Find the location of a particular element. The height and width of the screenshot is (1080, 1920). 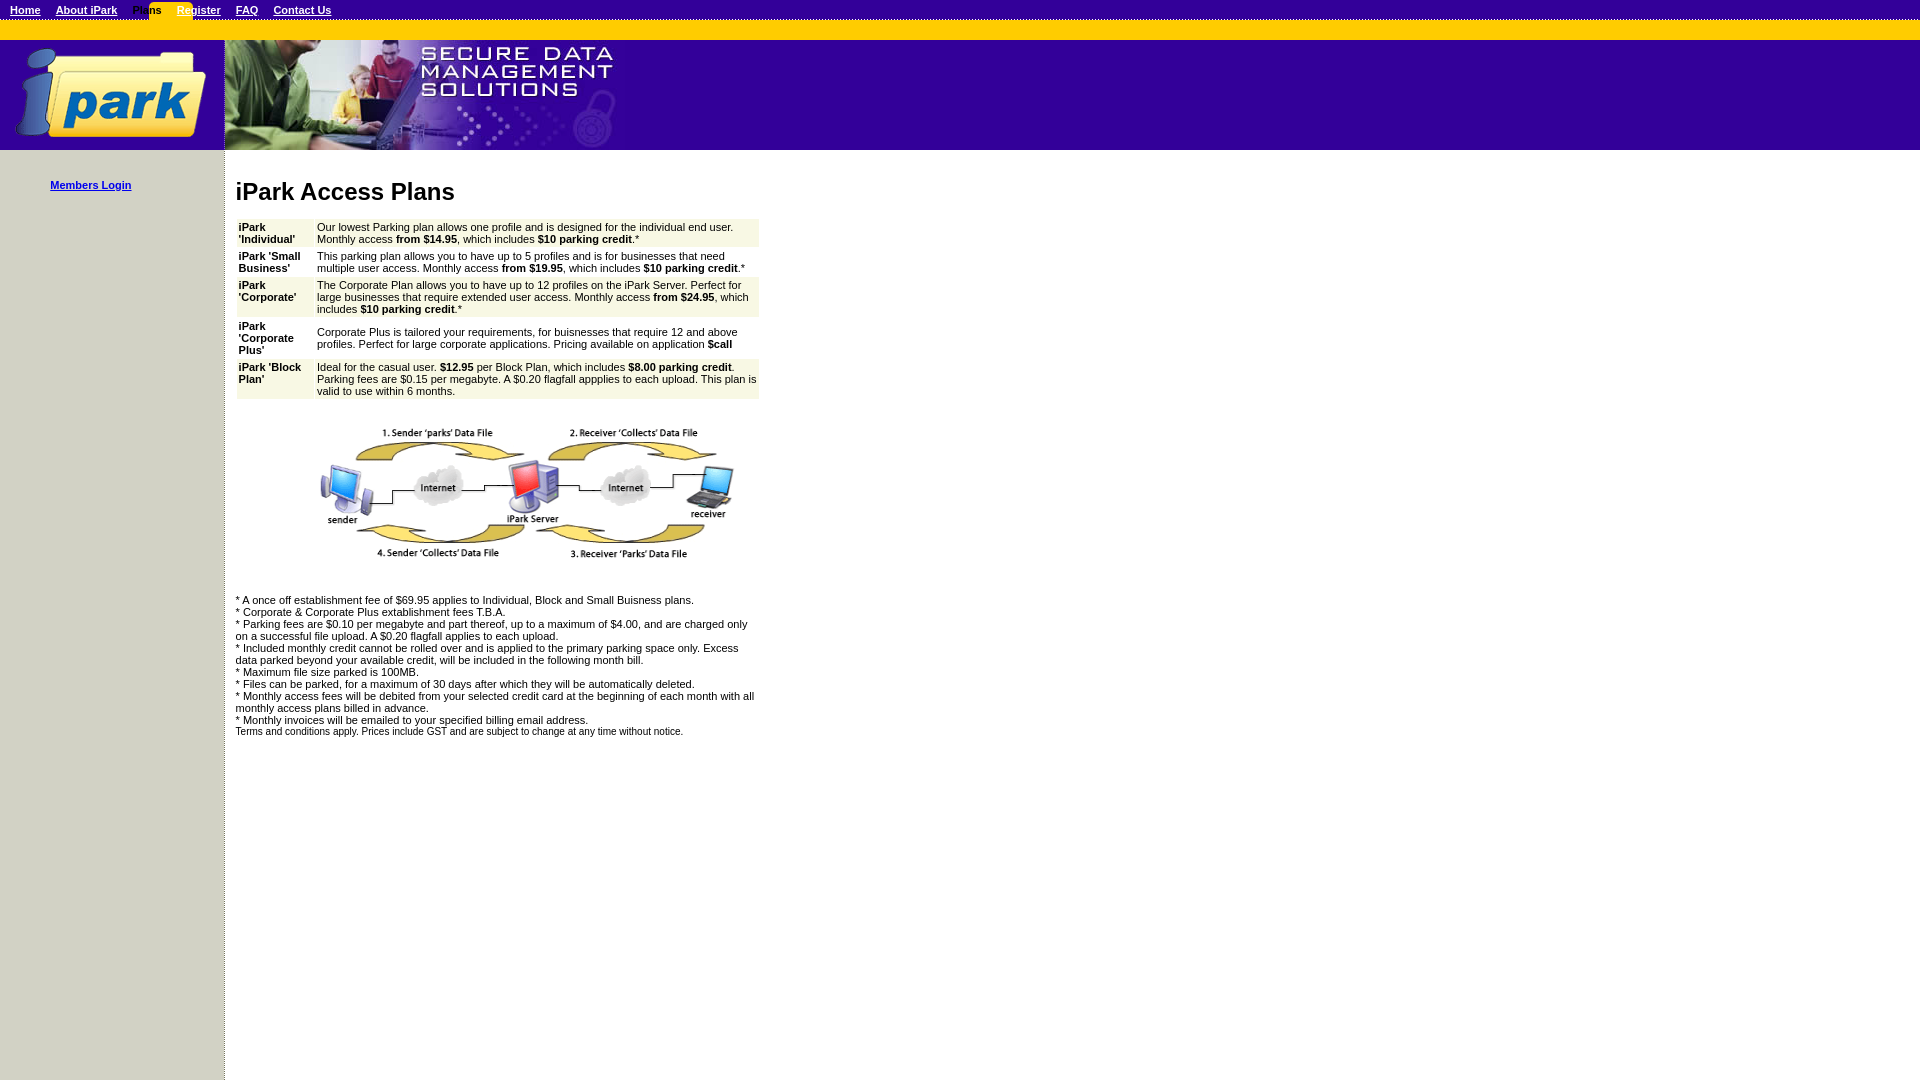

'About iPark' is located at coordinates (85, 10).